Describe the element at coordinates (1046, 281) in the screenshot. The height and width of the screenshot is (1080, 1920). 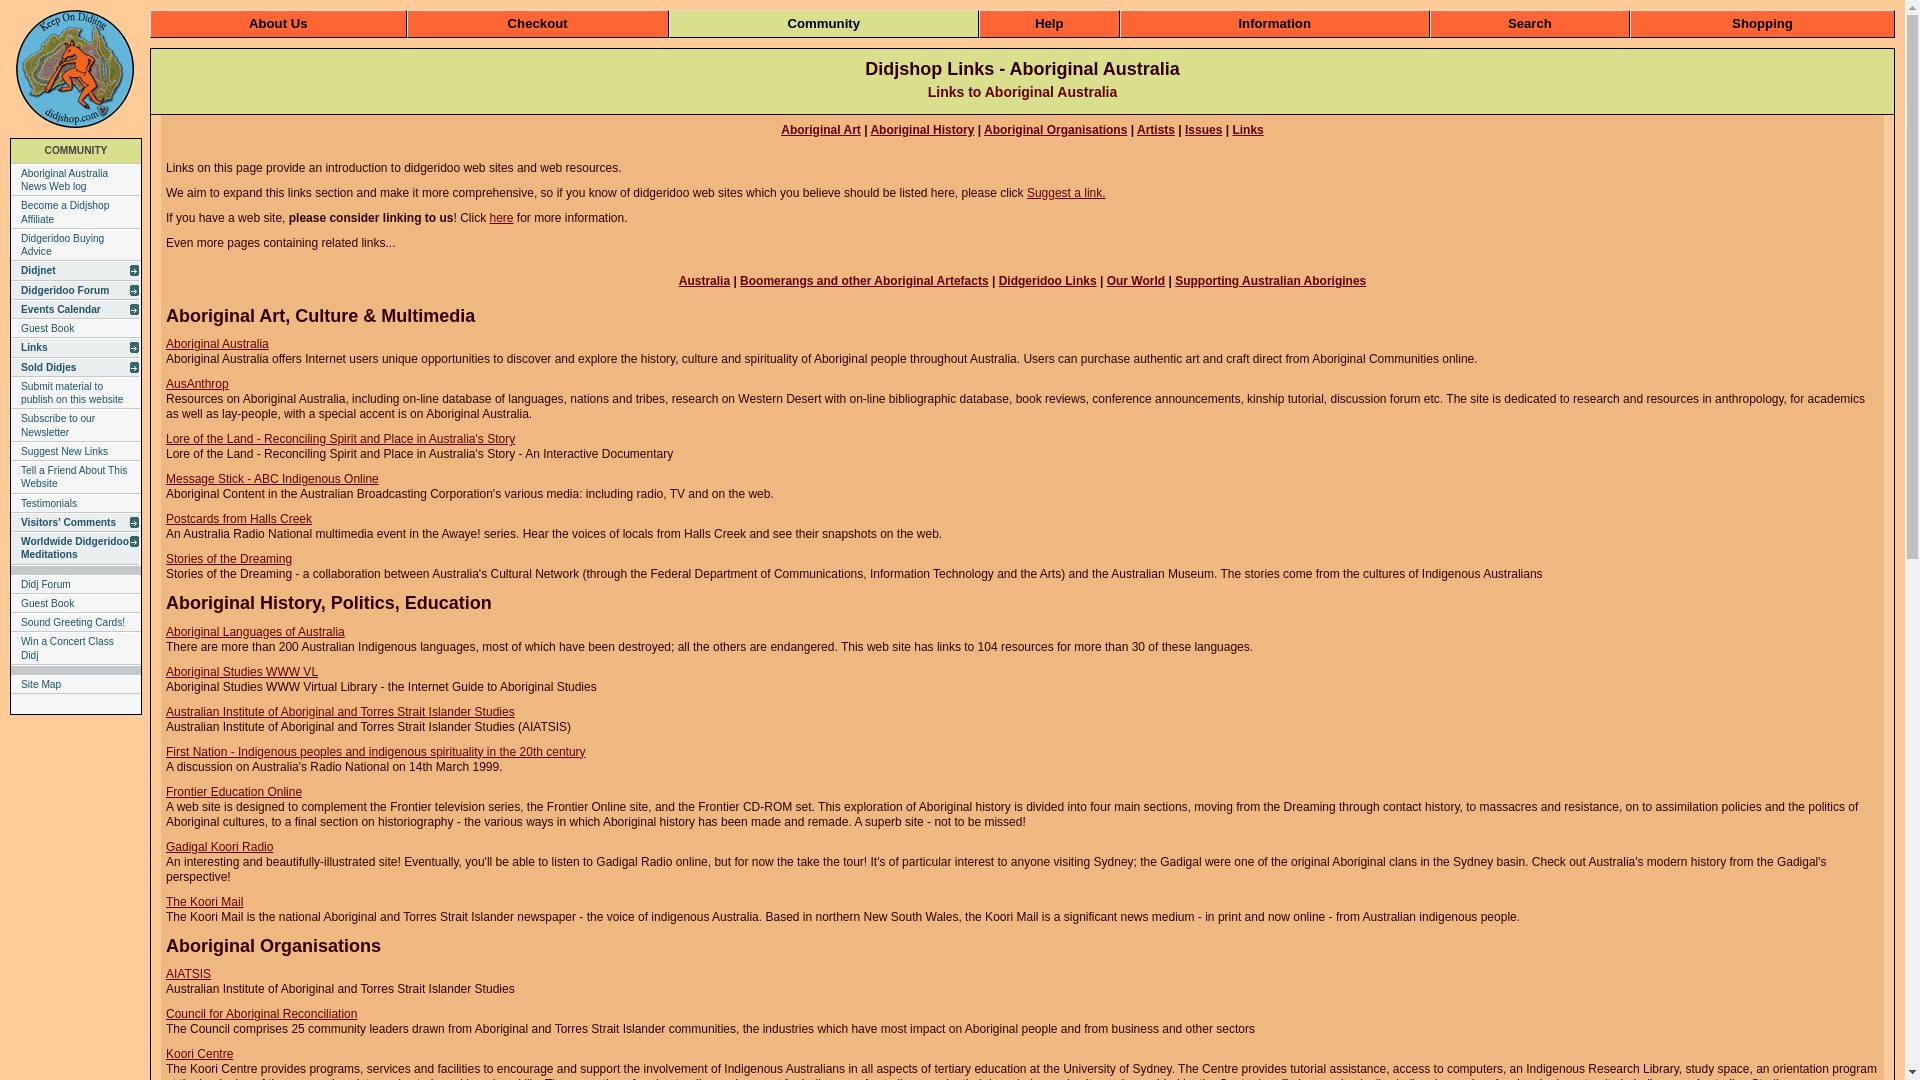
I see `'Didgeridoo Links'` at that location.